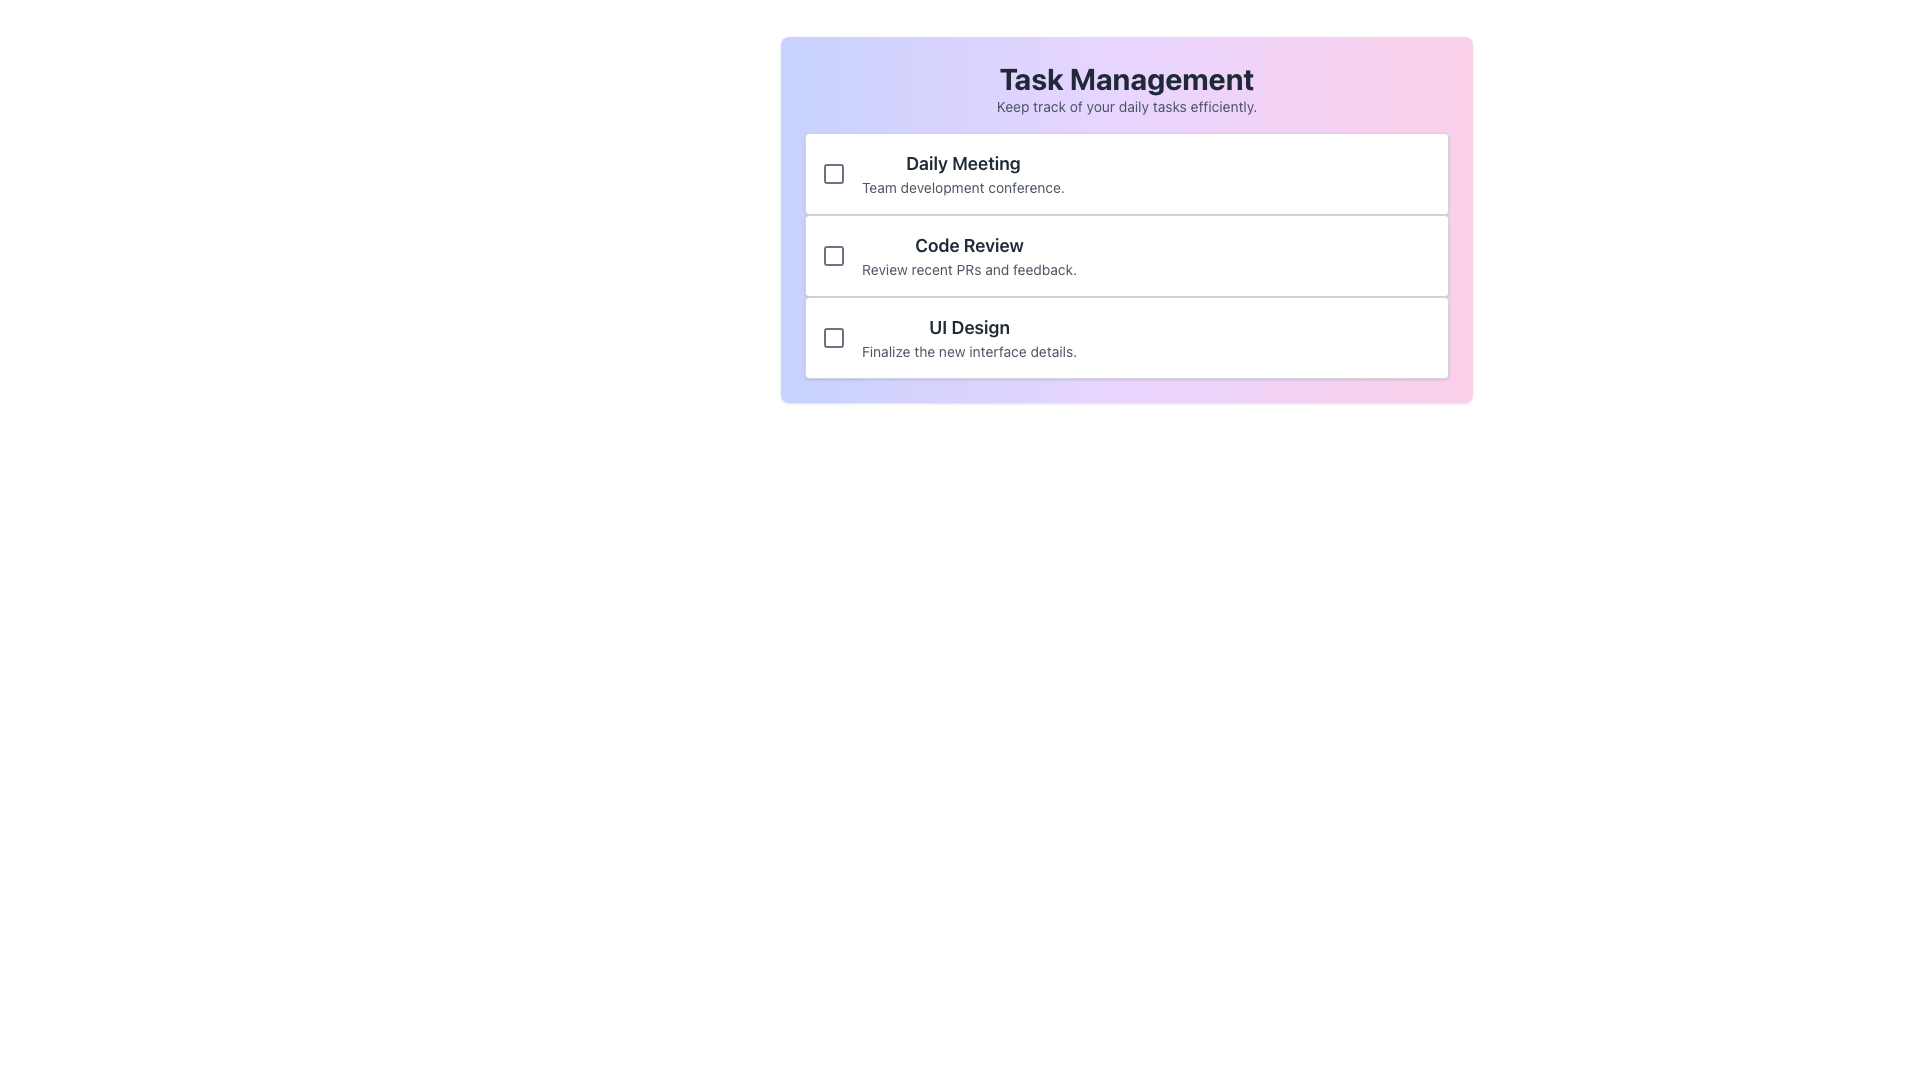 The height and width of the screenshot is (1080, 1920). I want to click on the text label displaying 'Finalize the new interface details.' which is positioned under the 'UI Design' heading in the task management list, so click(969, 350).